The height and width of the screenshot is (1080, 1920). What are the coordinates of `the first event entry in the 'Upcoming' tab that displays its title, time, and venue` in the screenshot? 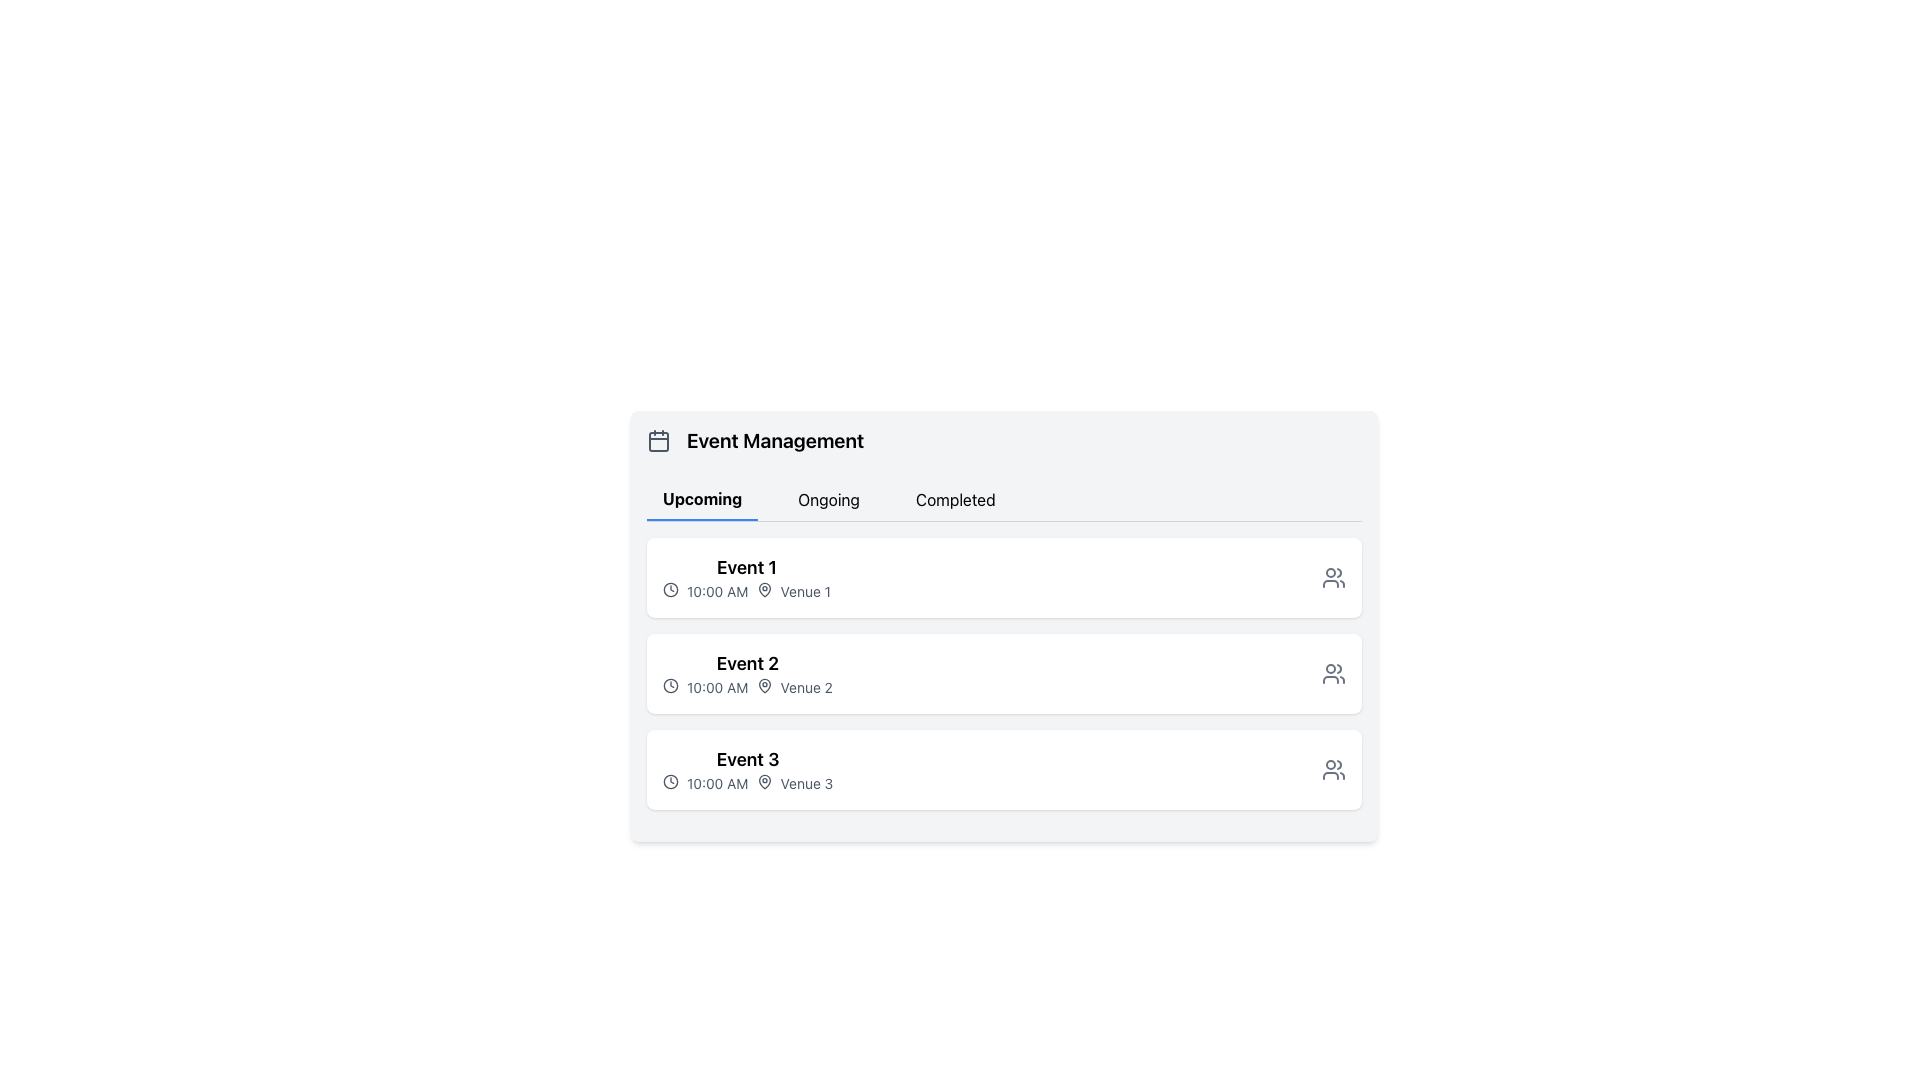 It's located at (746, 578).